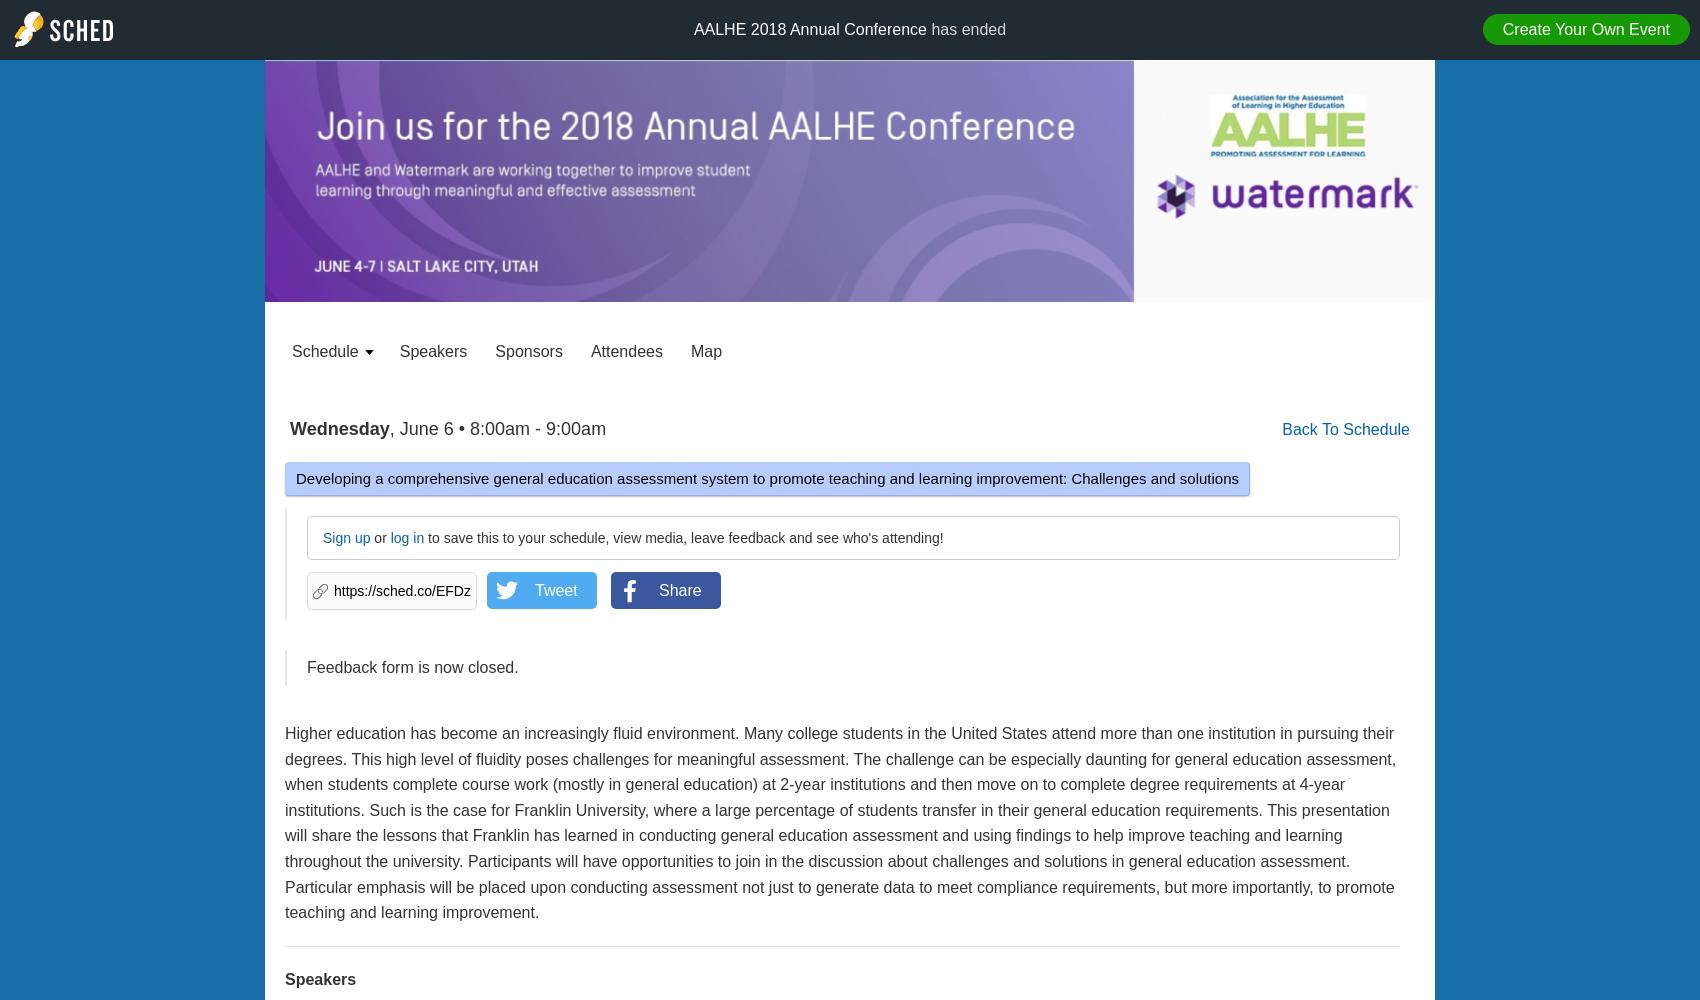 Image resolution: width=1700 pixels, height=1000 pixels. I want to click on 'Sign up', so click(345, 538).